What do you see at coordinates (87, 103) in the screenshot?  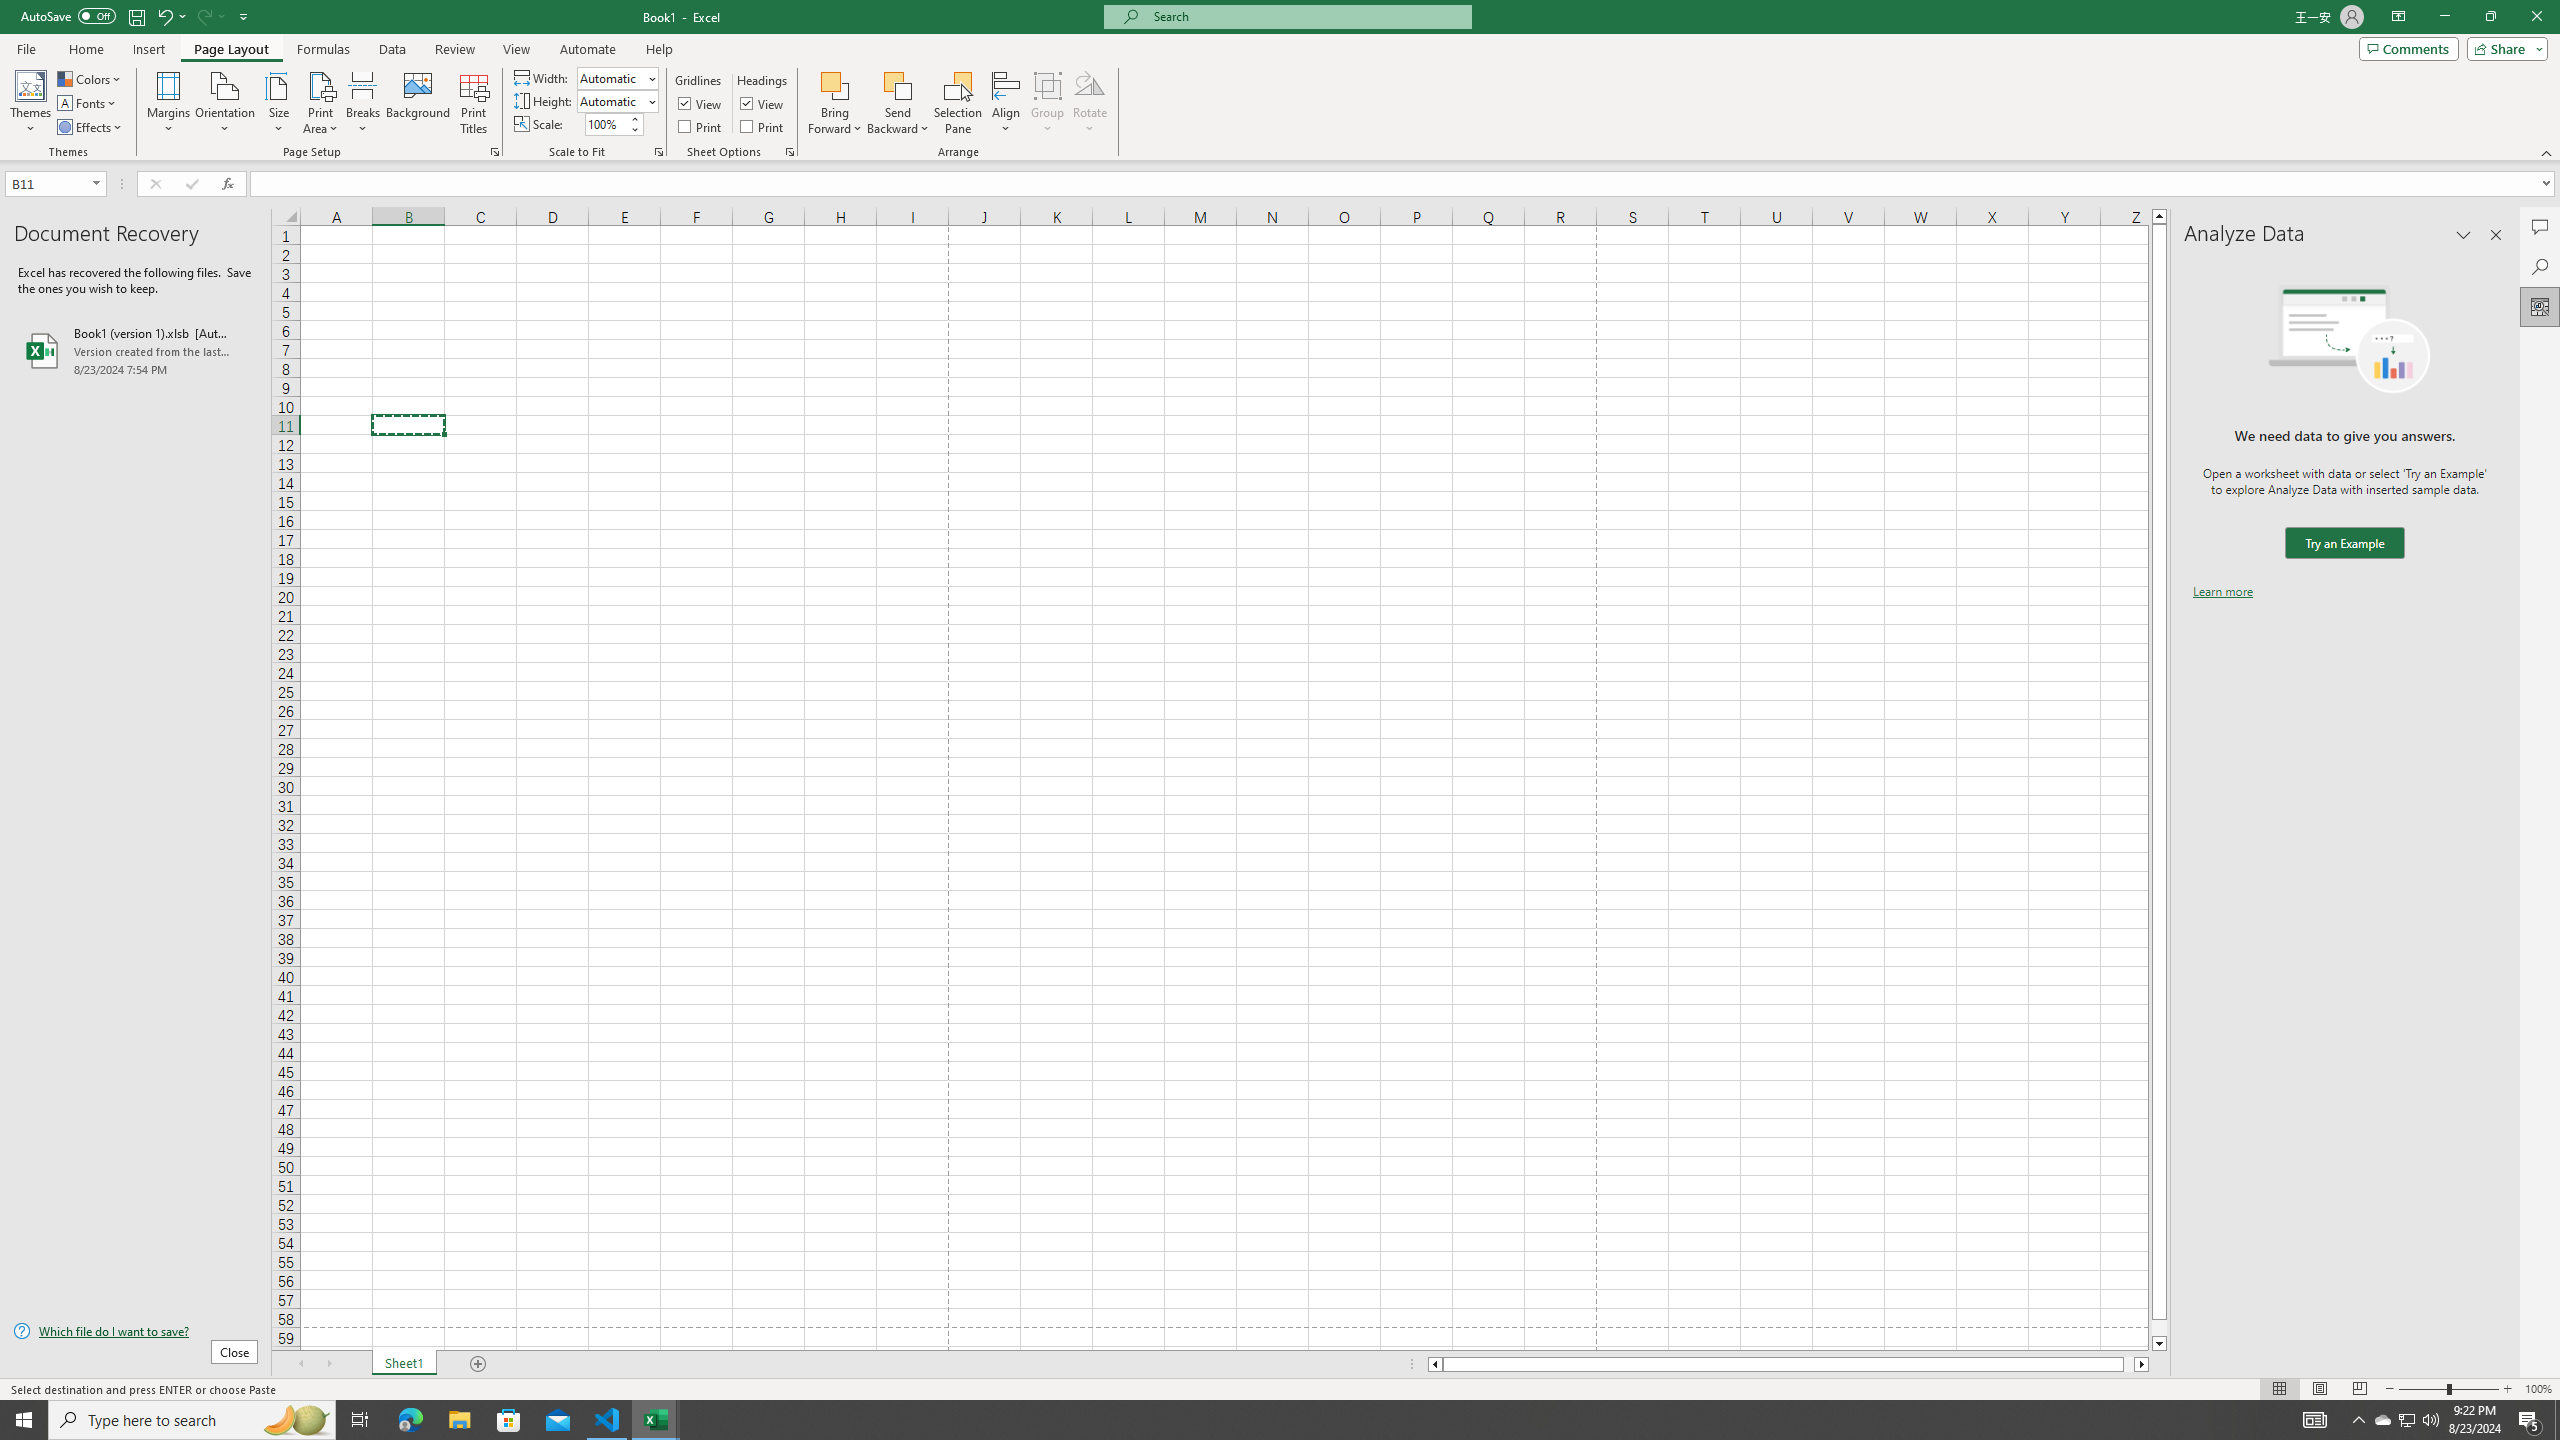 I see `'Fonts'` at bounding box center [87, 103].